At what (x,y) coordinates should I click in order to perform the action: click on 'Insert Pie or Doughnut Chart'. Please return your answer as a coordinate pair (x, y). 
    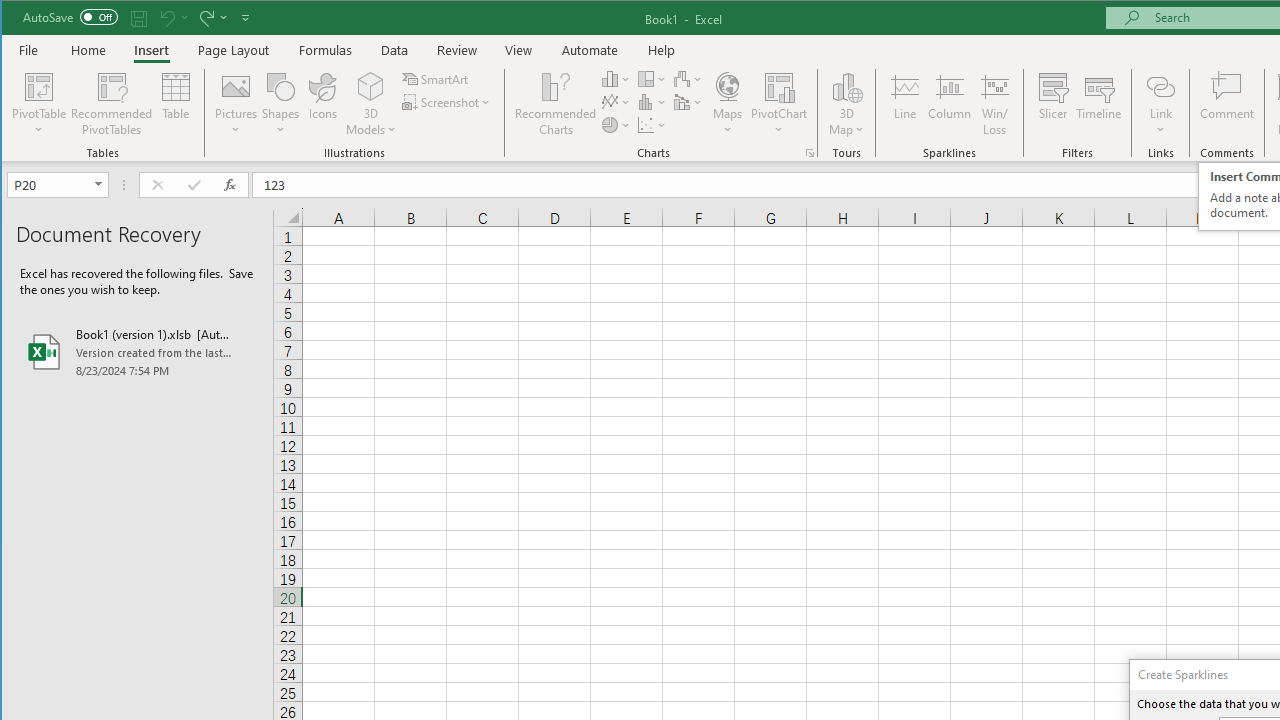
    Looking at the image, I should click on (615, 125).